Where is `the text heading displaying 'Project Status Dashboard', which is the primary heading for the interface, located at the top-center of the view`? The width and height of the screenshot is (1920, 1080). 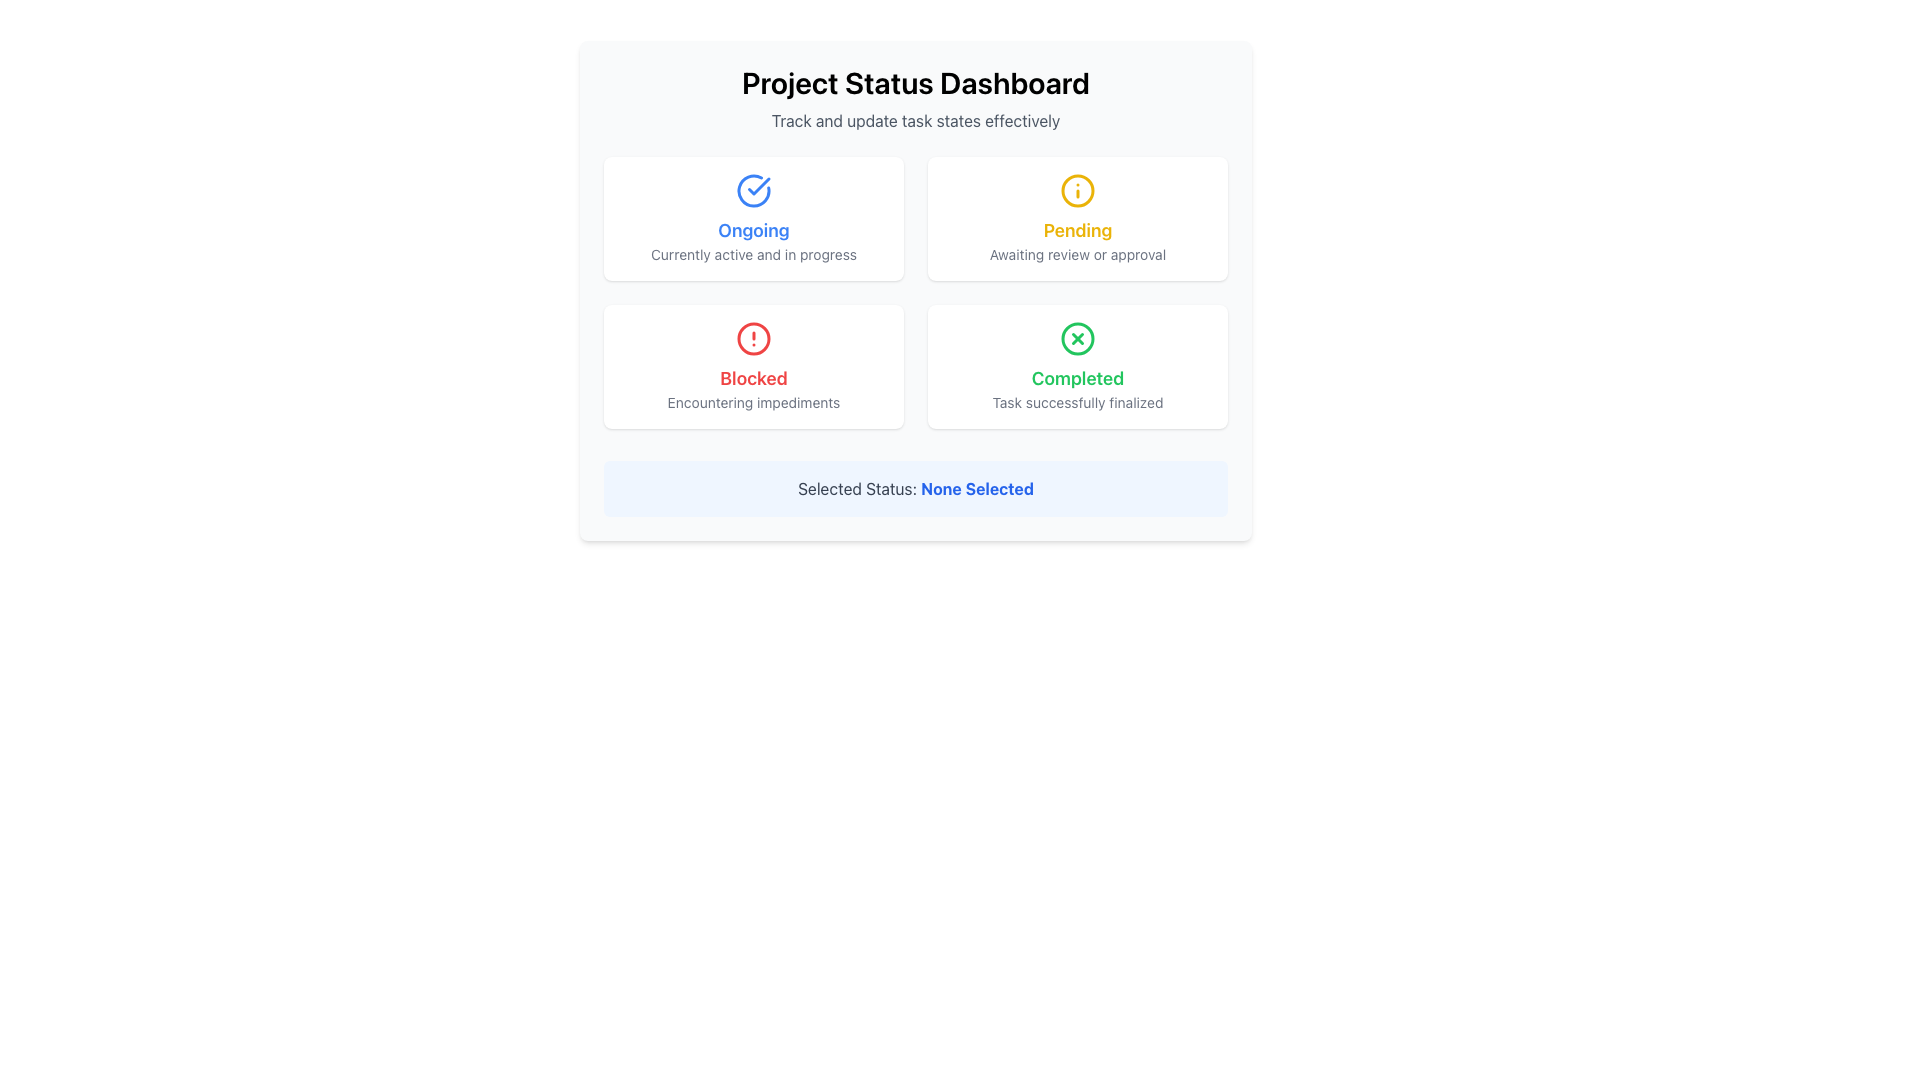 the text heading displaying 'Project Status Dashboard', which is the primary heading for the interface, located at the top-center of the view is located at coordinates (915, 82).